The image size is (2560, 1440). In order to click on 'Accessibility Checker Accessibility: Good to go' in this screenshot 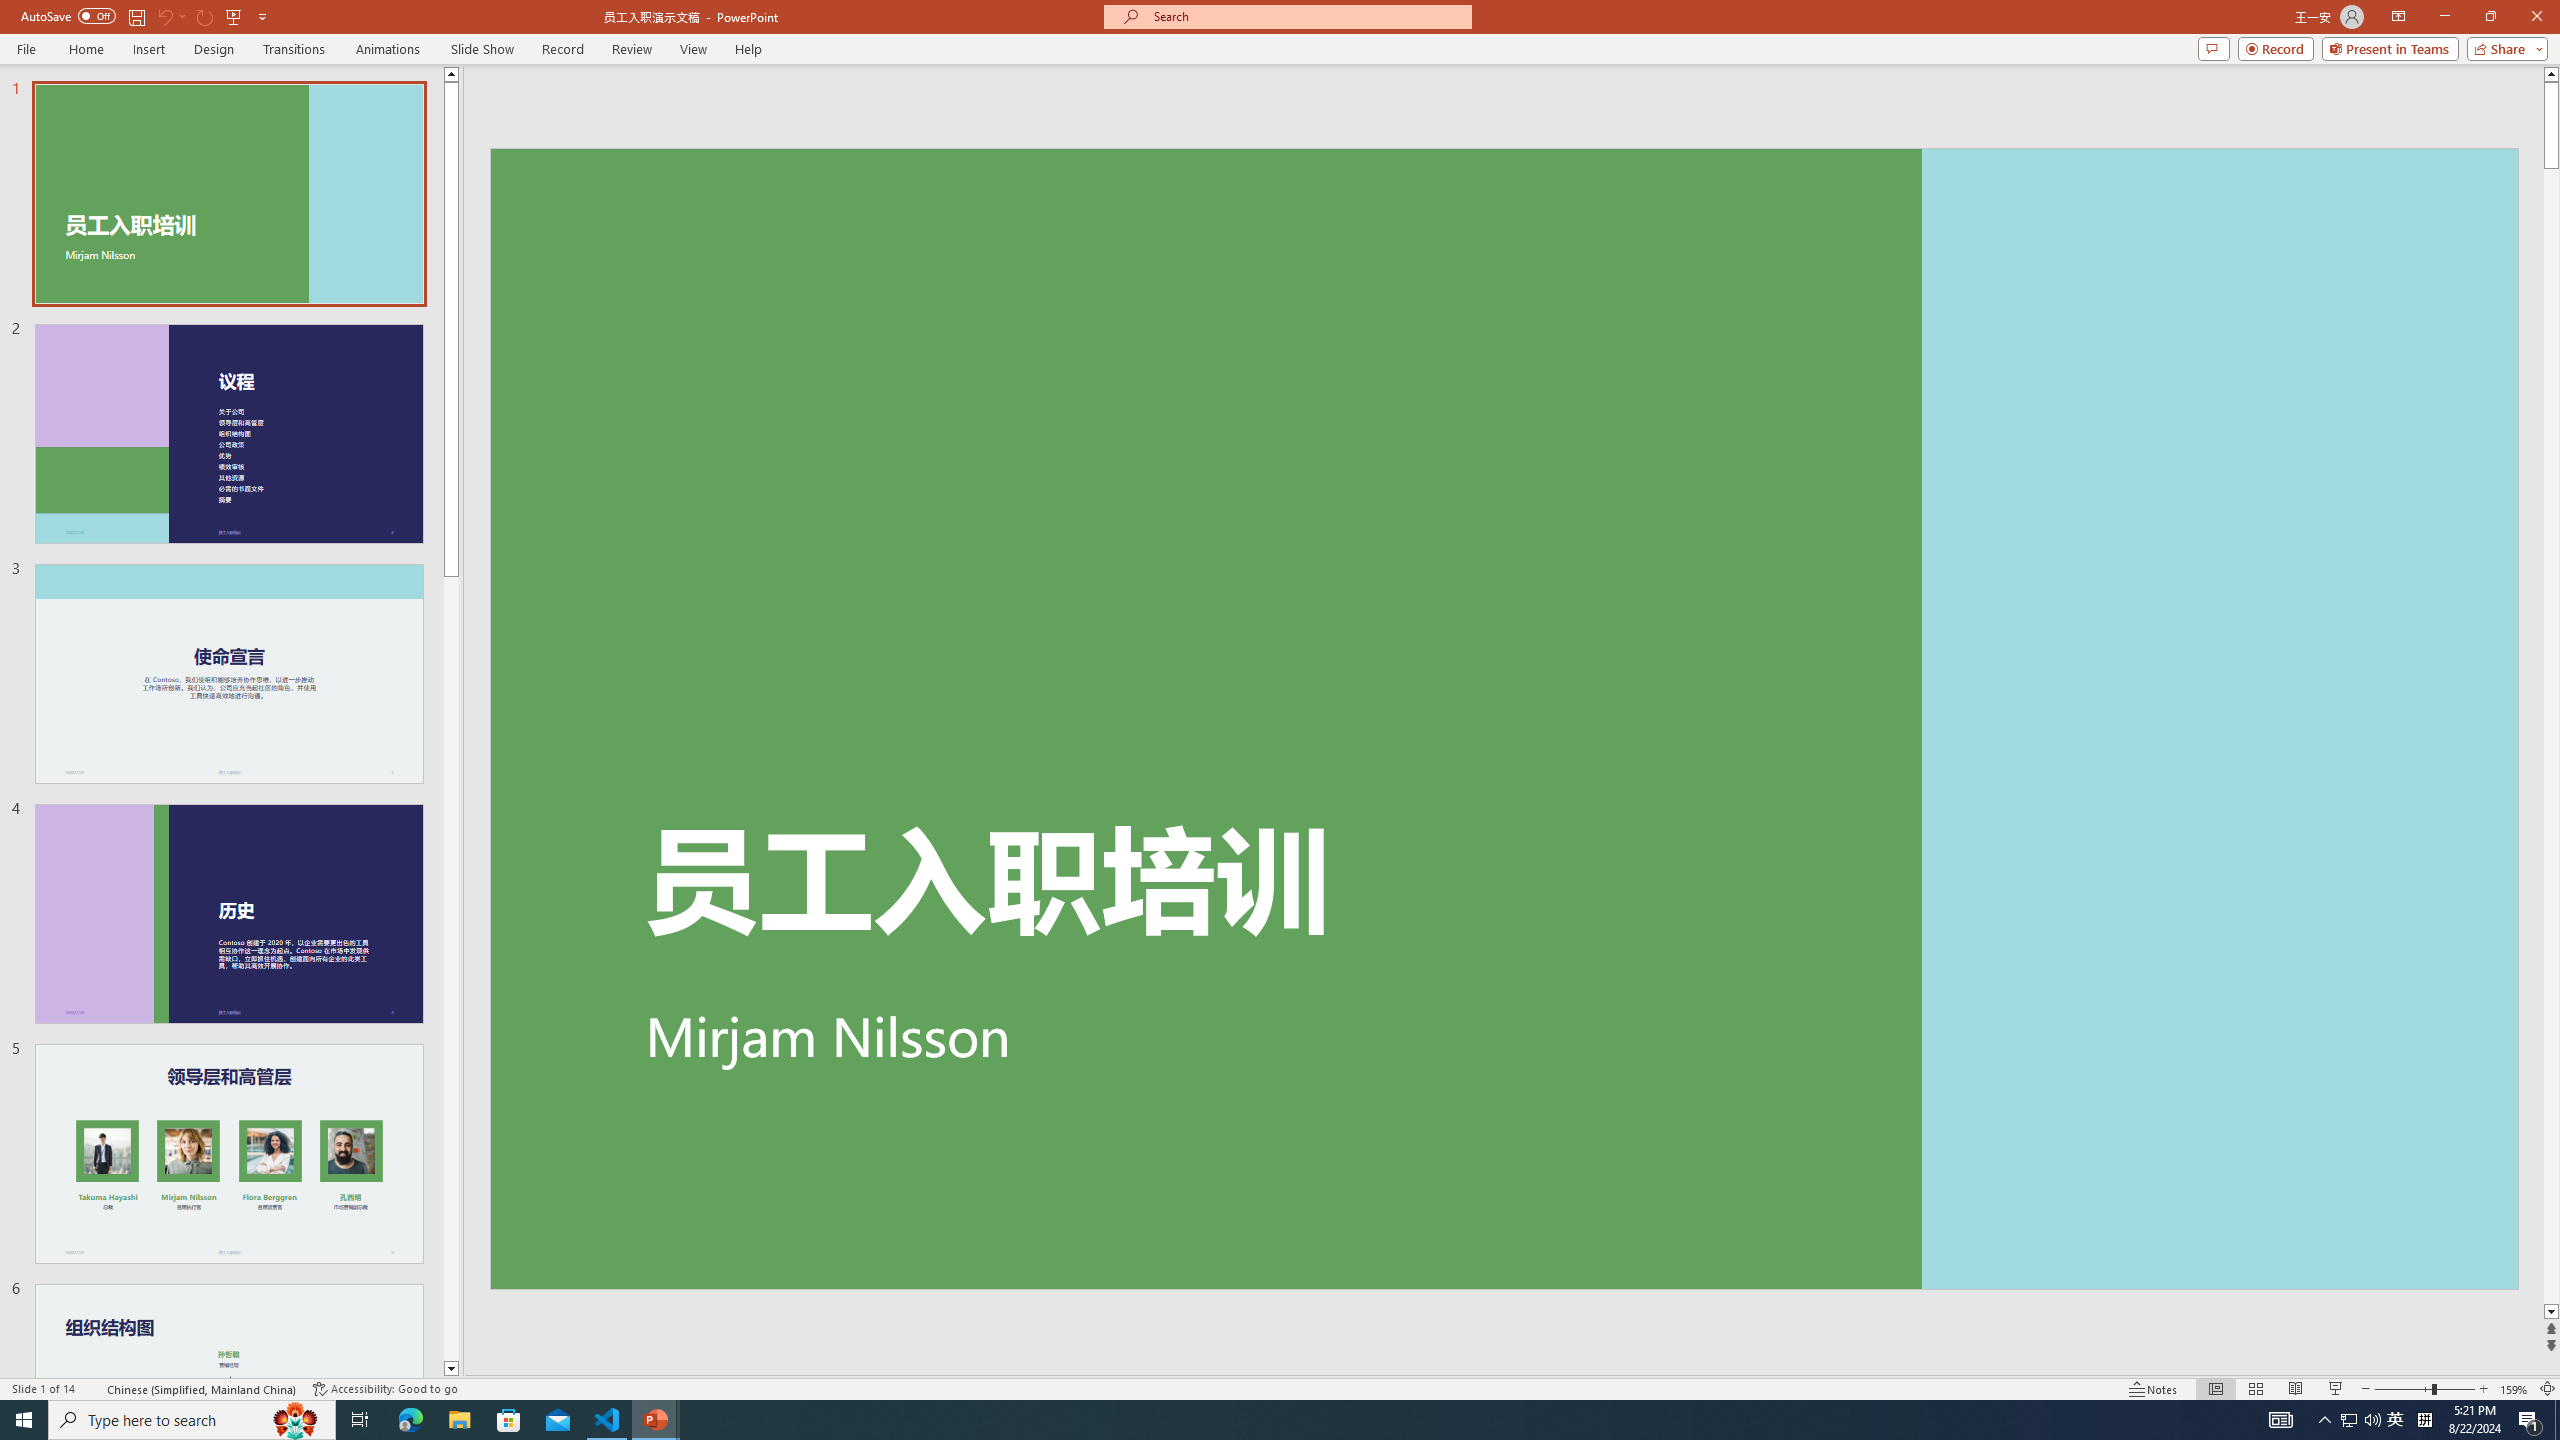, I will do `click(384, 1389)`.